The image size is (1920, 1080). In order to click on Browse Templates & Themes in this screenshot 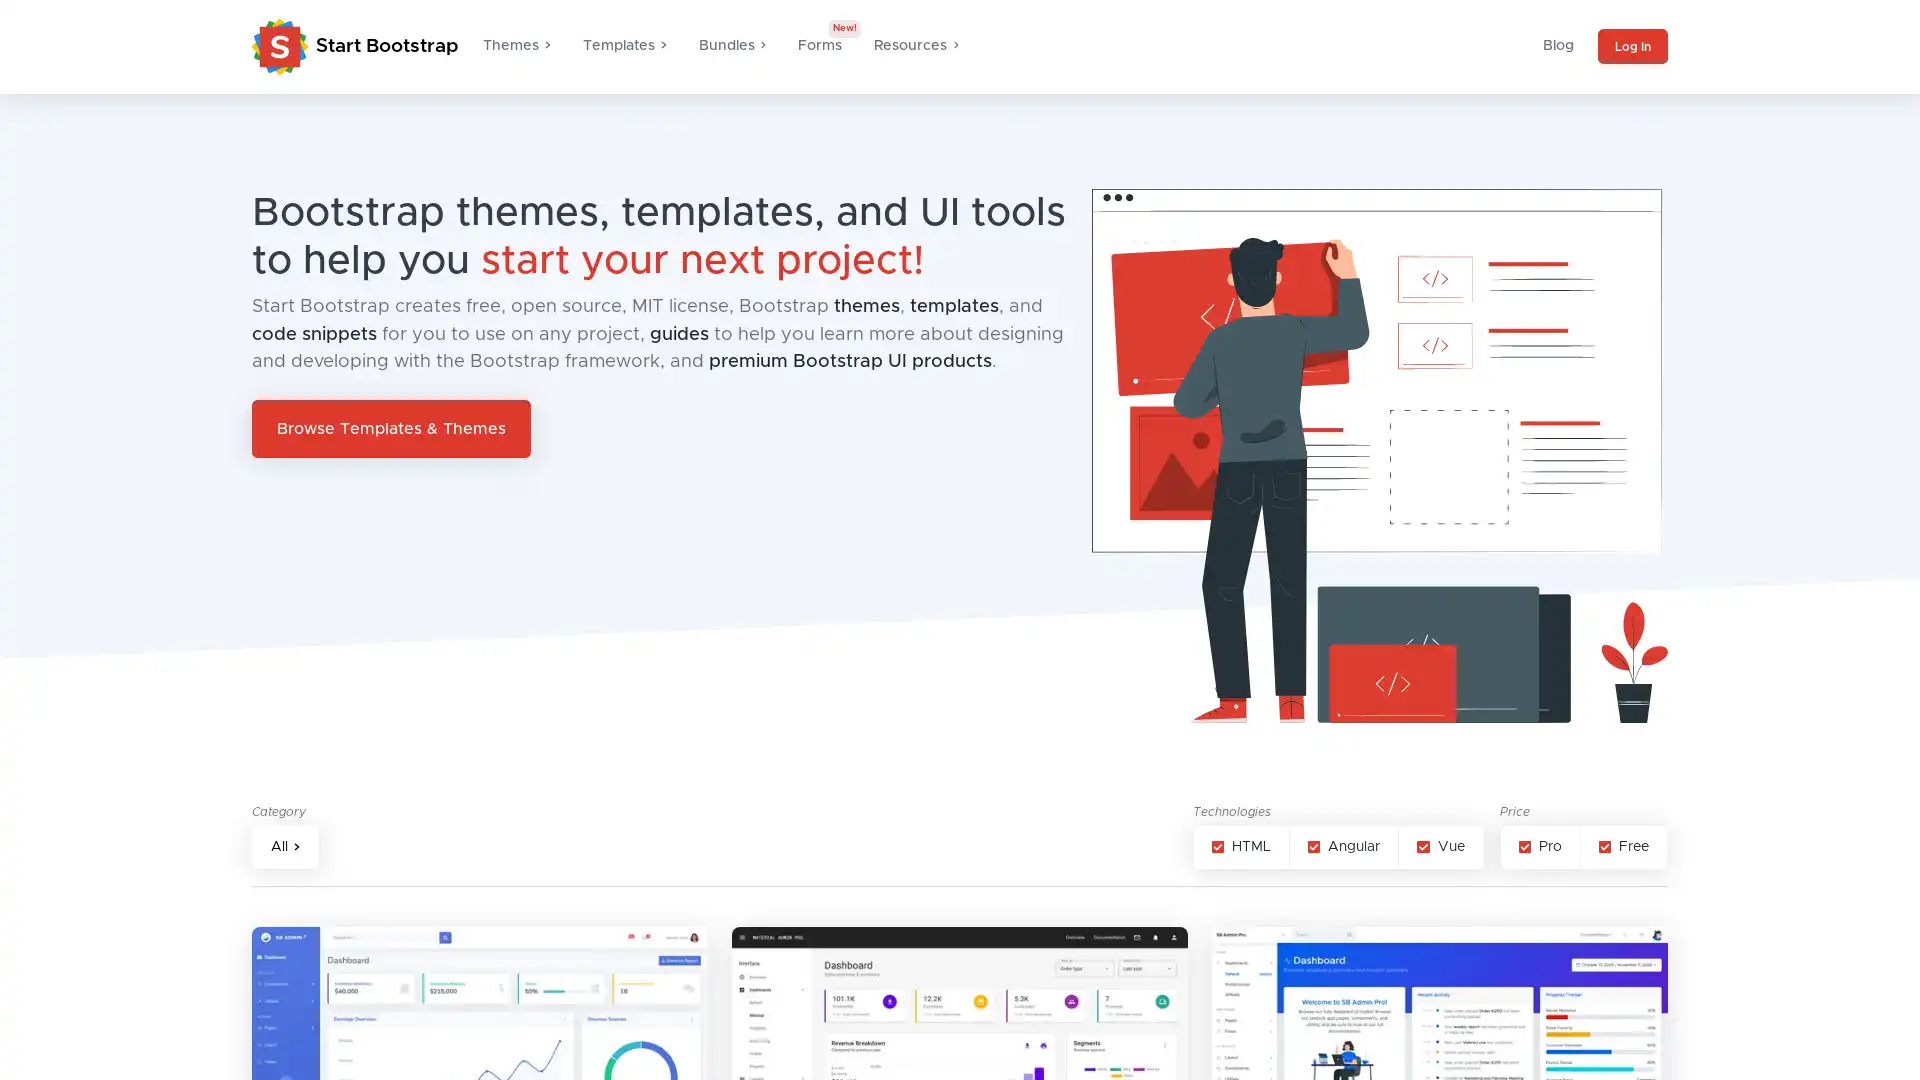, I will do `click(391, 427)`.